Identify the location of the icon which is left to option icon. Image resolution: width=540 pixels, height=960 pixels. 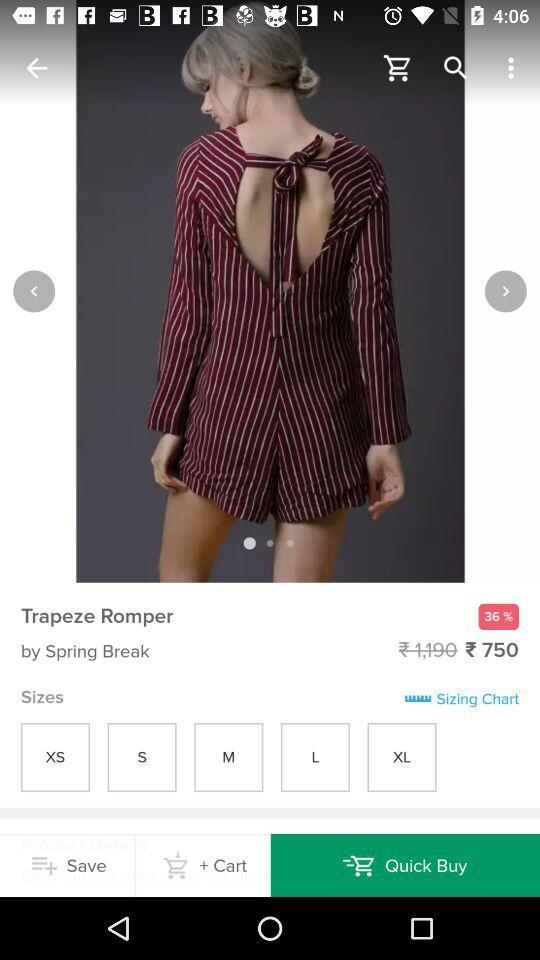
(456, 68).